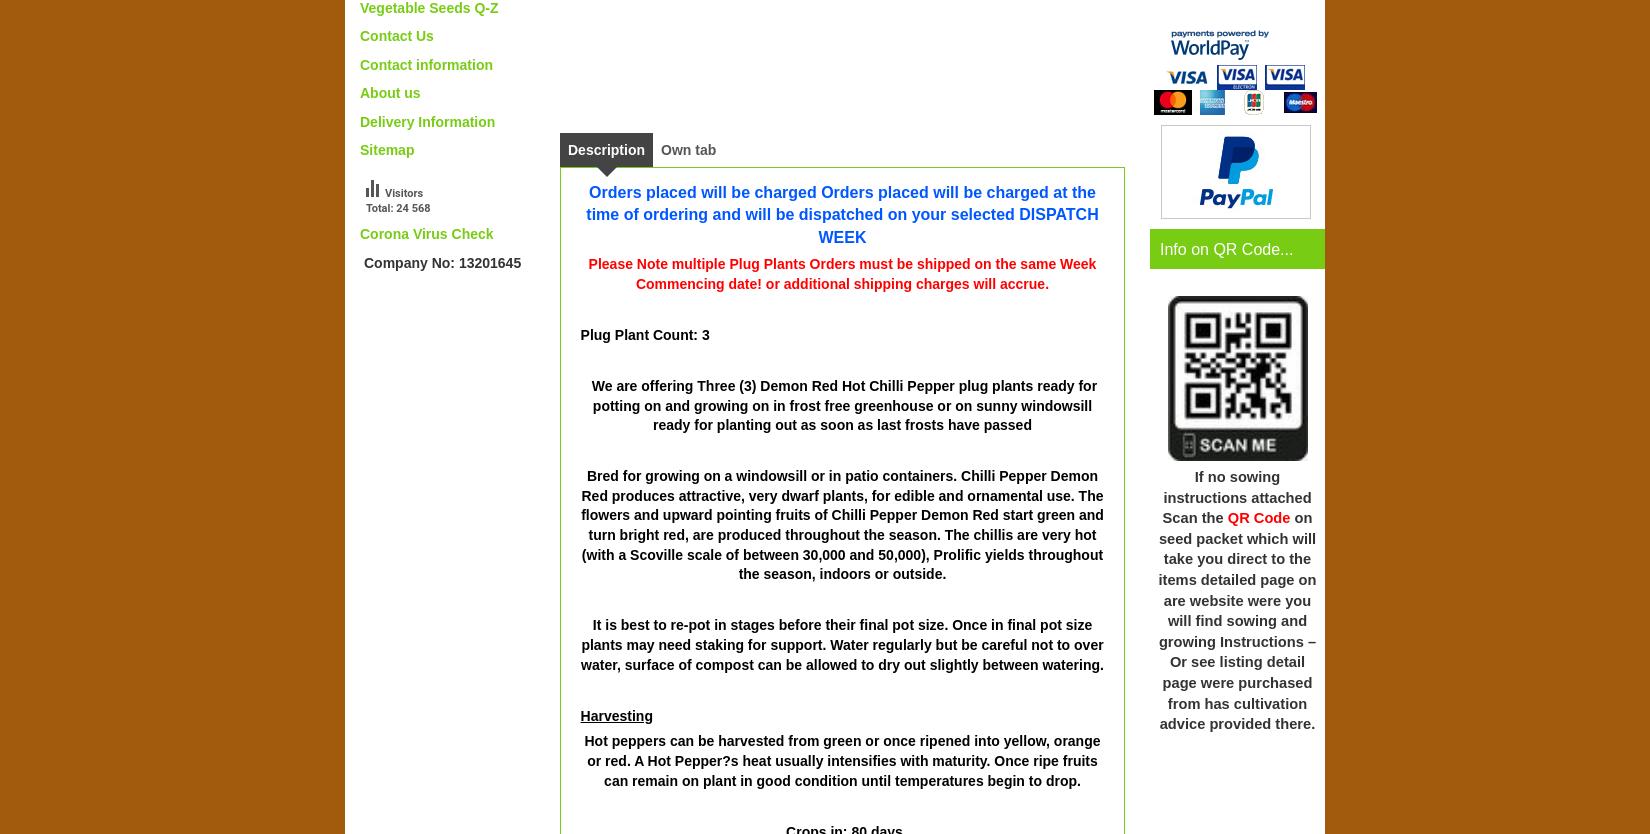  What do you see at coordinates (687, 149) in the screenshot?
I see `'Own tab'` at bounding box center [687, 149].